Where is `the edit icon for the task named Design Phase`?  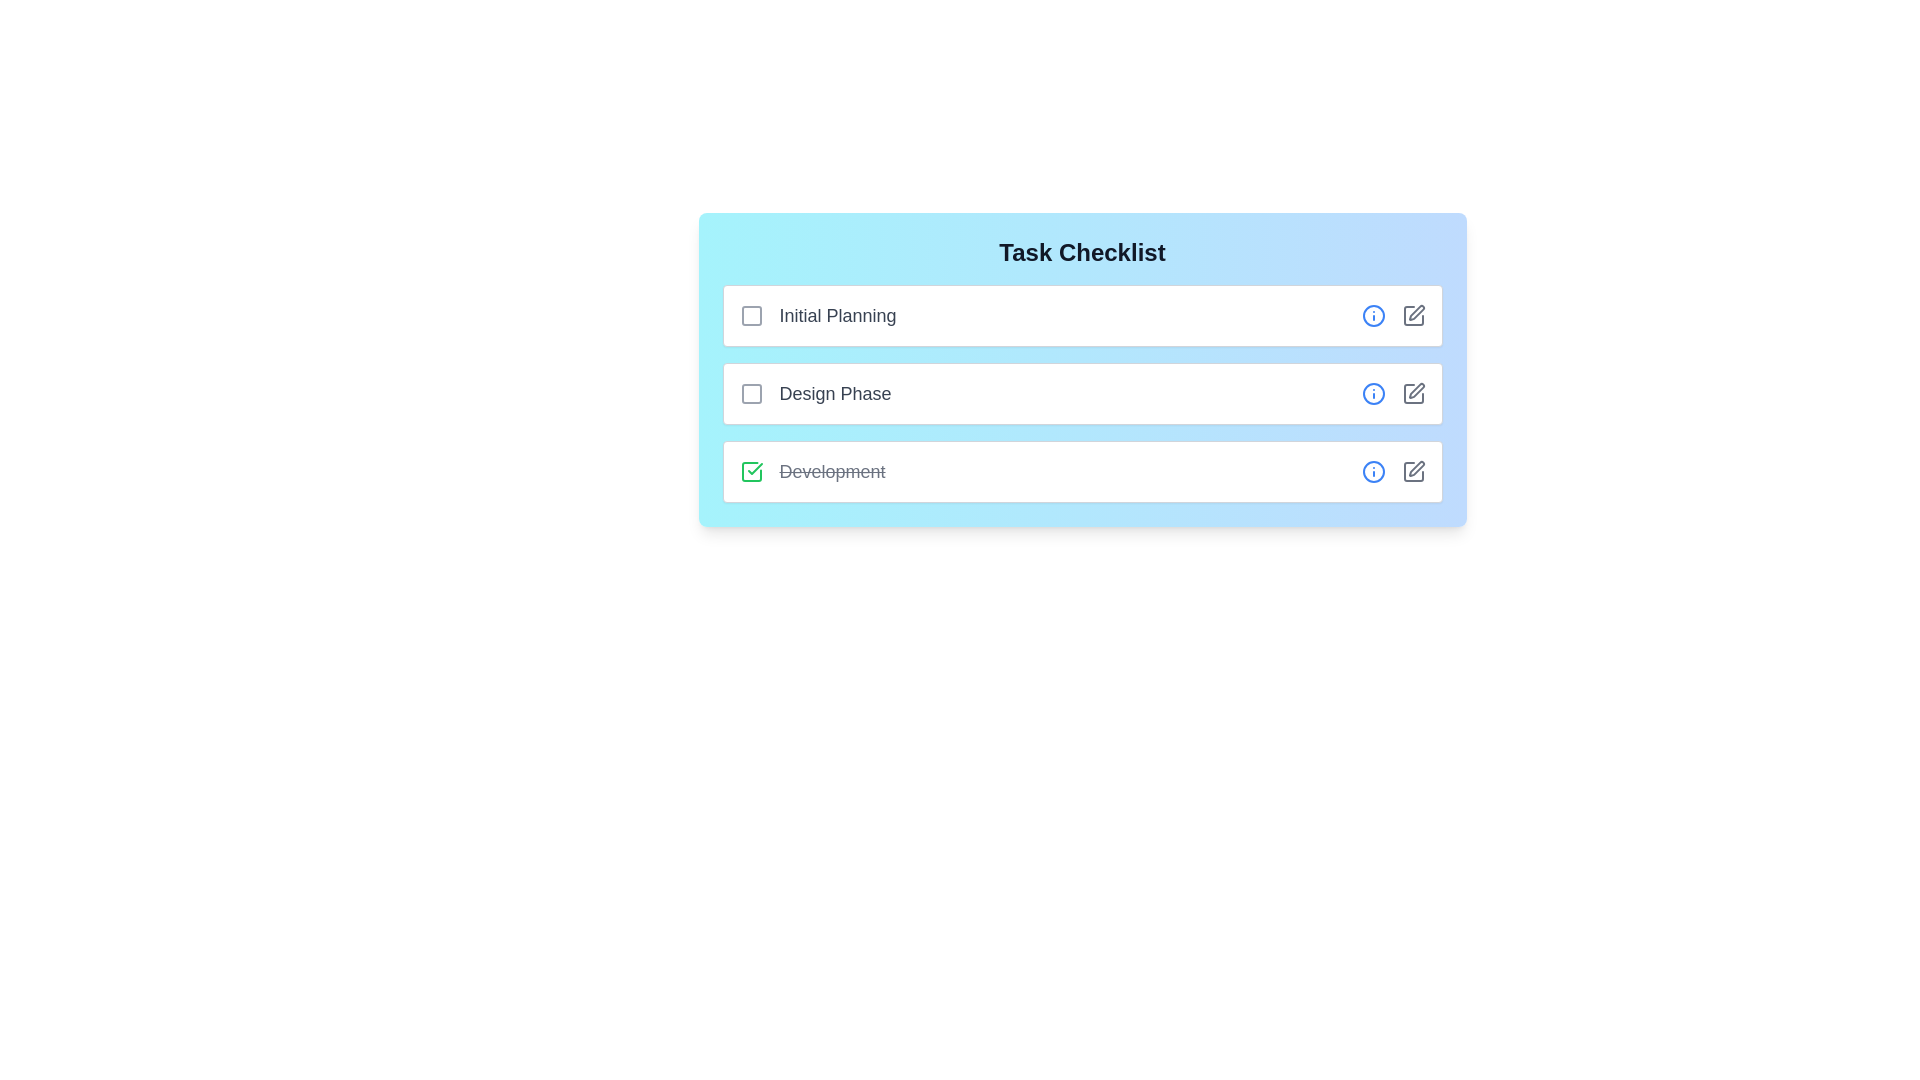 the edit icon for the task named Design Phase is located at coordinates (1412, 393).